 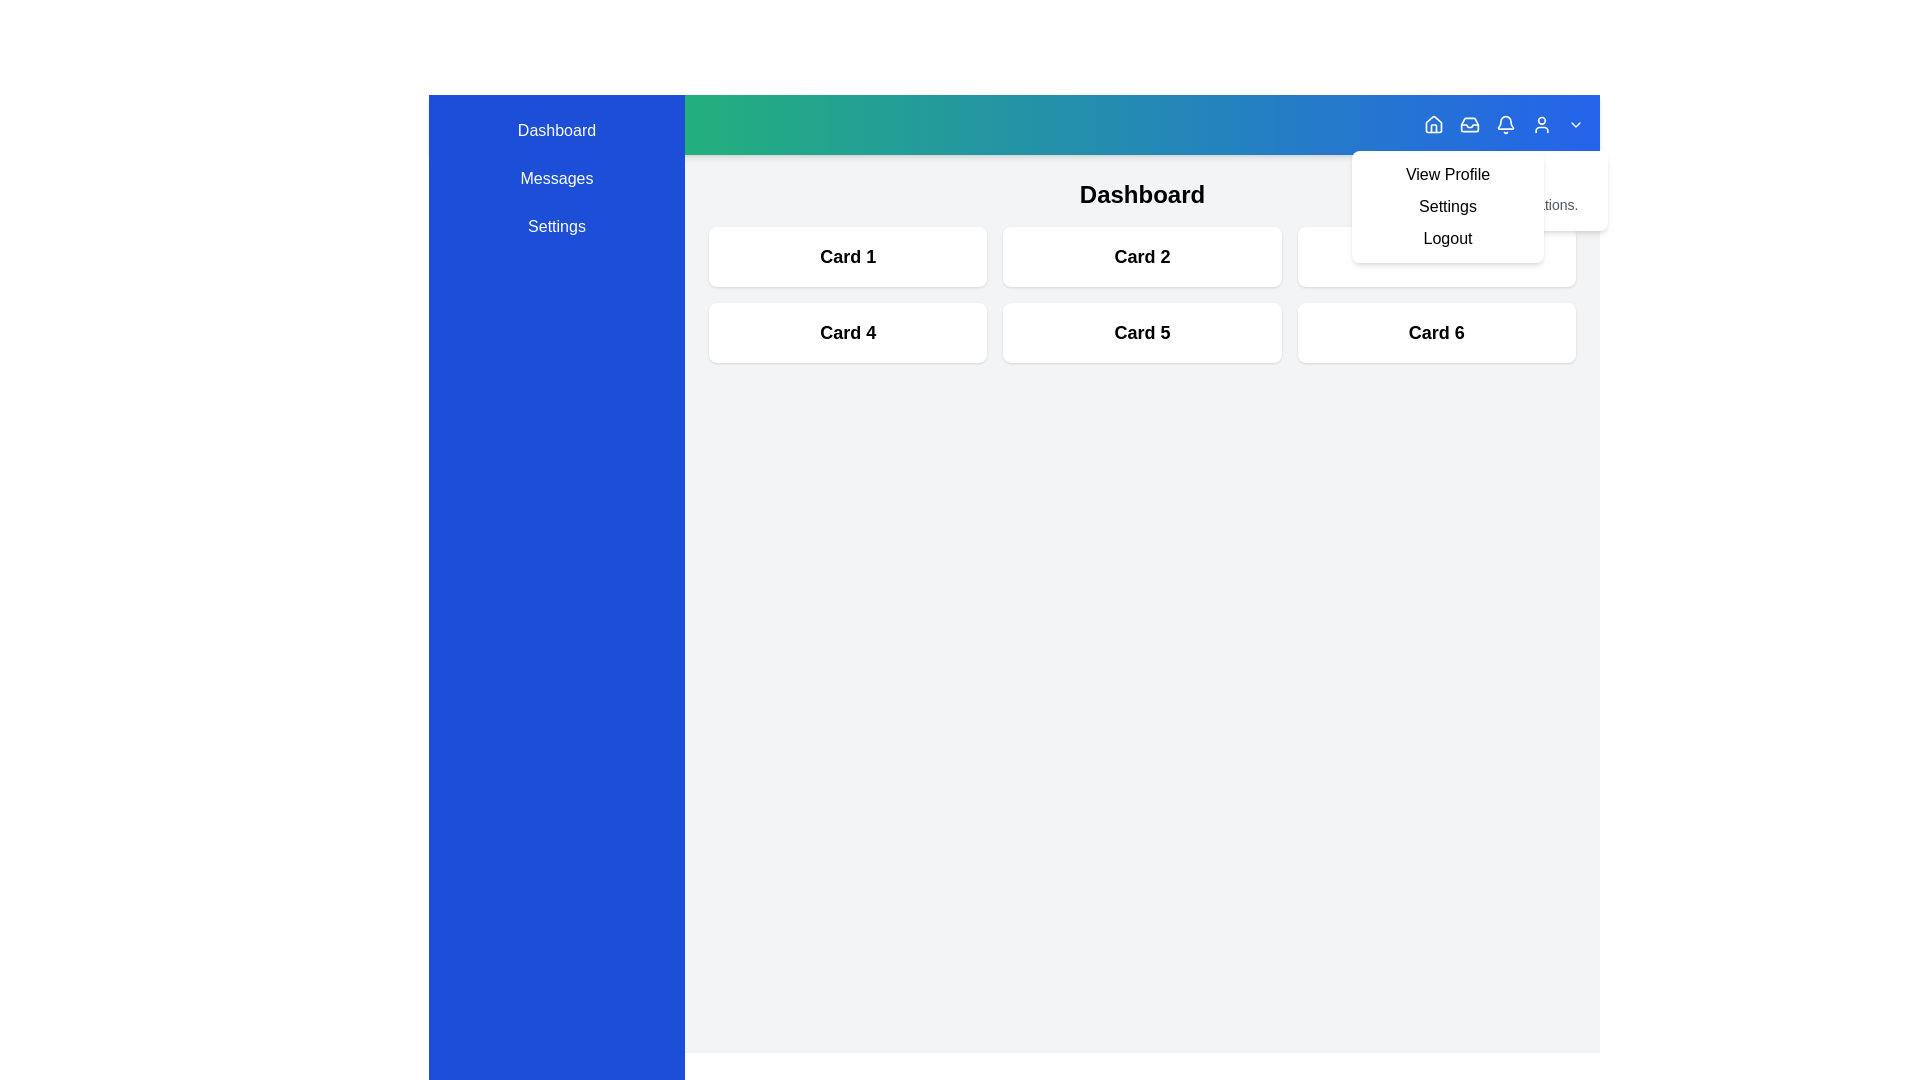 What do you see at coordinates (556, 131) in the screenshot?
I see `the 'Dashboard' button, which is the first item in a vertical list of options with a blue background and white text` at bounding box center [556, 131].